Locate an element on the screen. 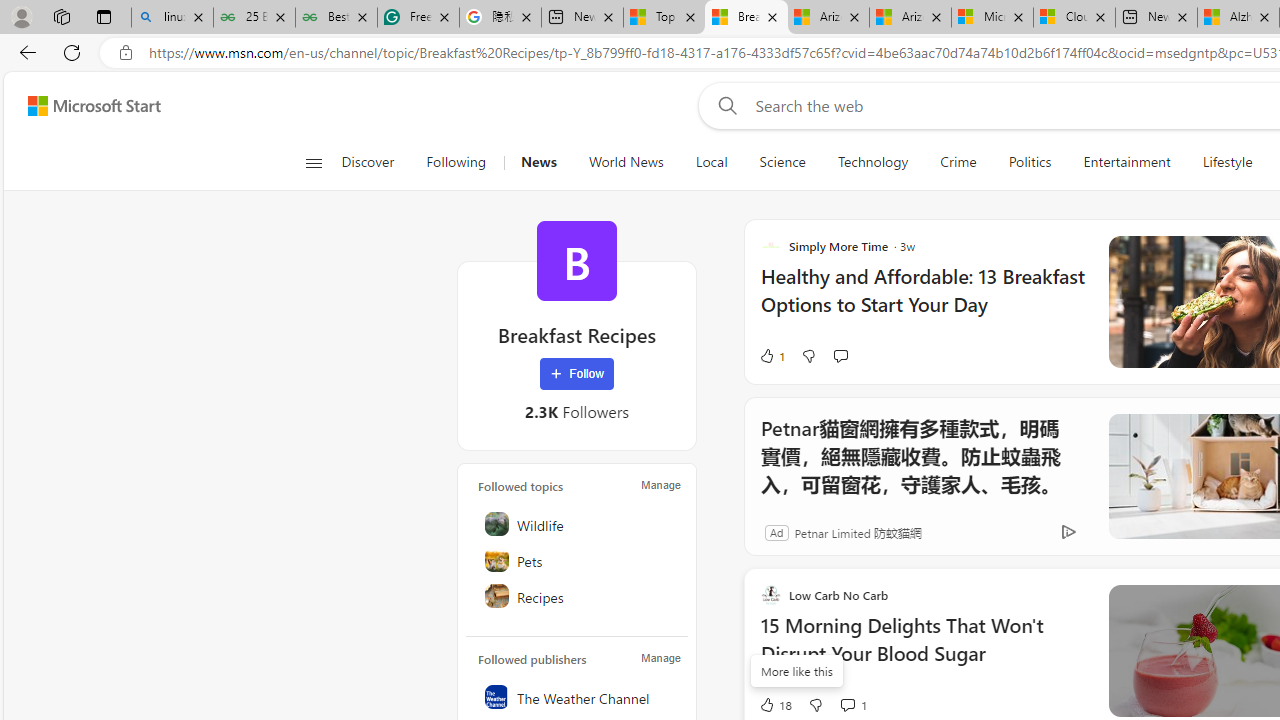 The height and width of the screenshot is (720, 1280). 'Science' is located at coordinates (781, 162).